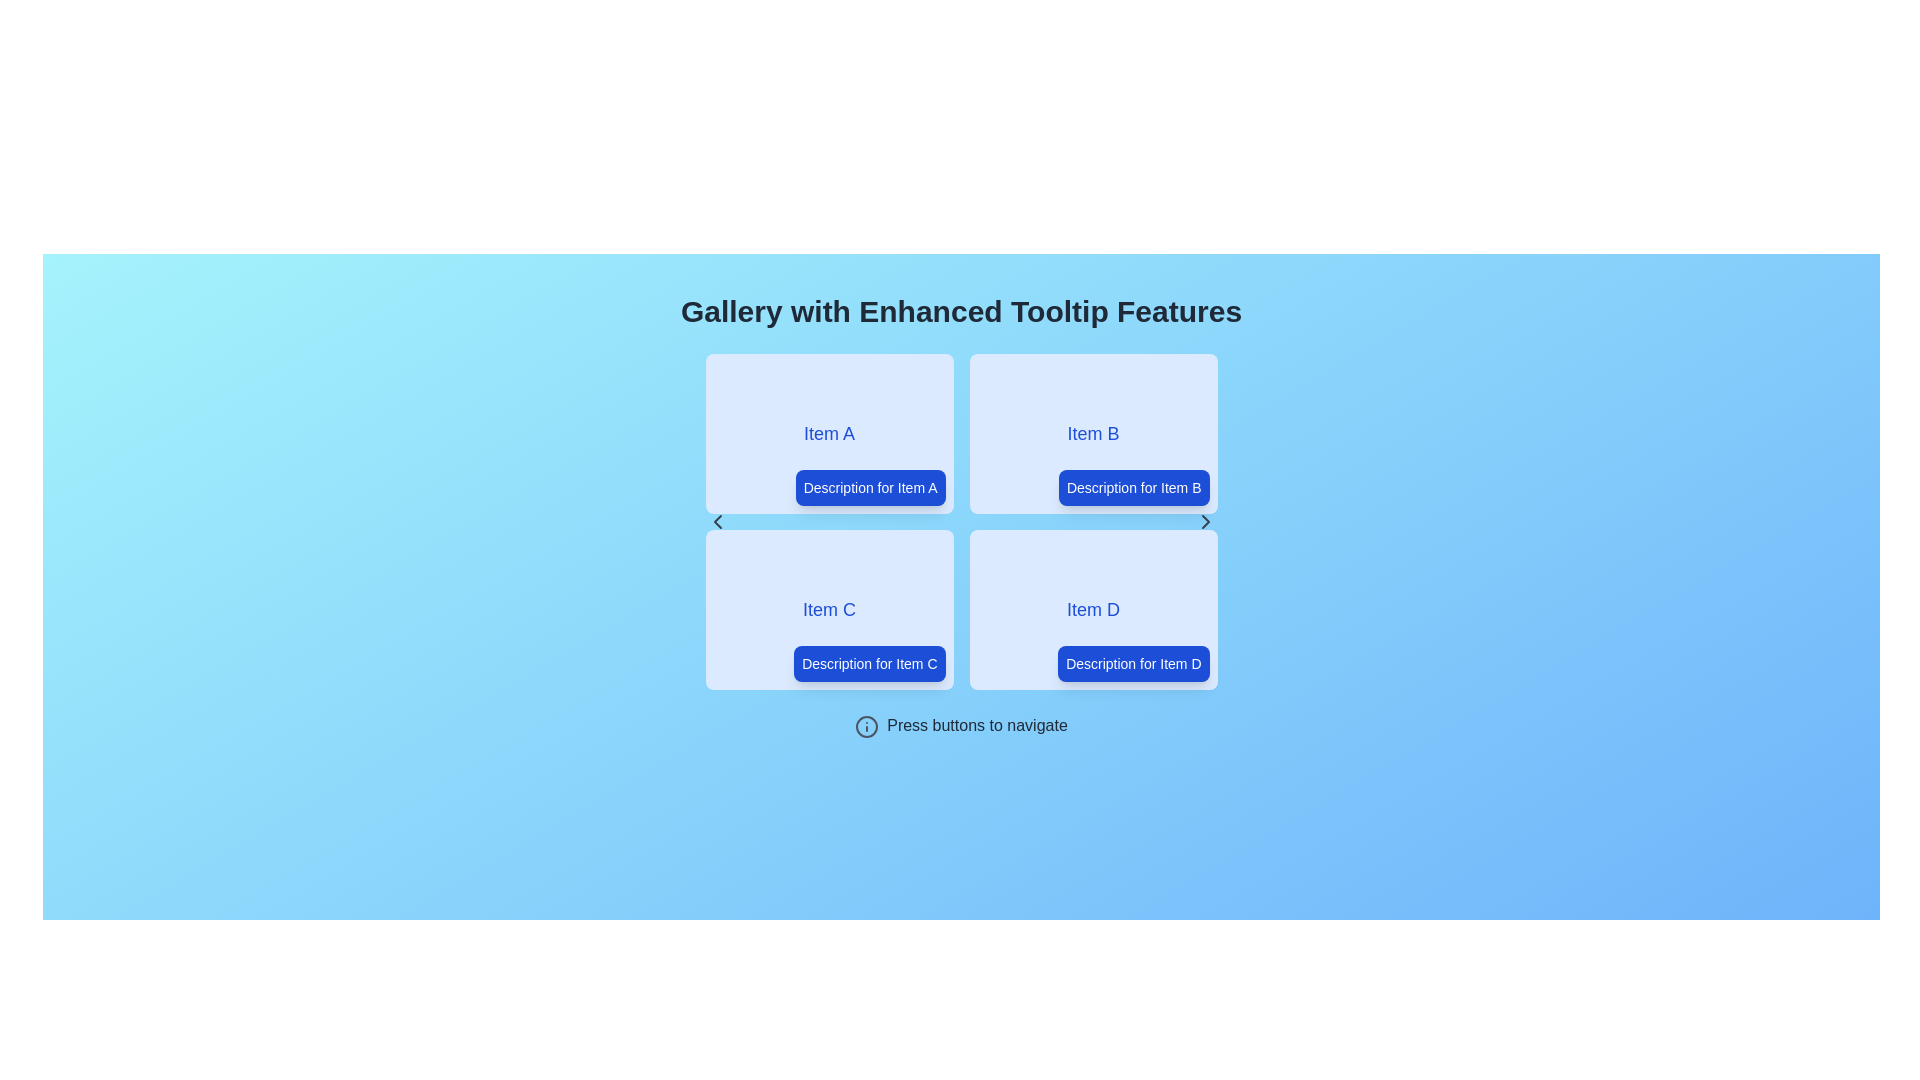 The image size is (1920, 1080). Describe the element at coordinates (1134, 488) in the screenshot. I see `the blue rectangular label containing the text 'Description for Item B' in the bottom-right corner of the 'Item B' card` at that location.